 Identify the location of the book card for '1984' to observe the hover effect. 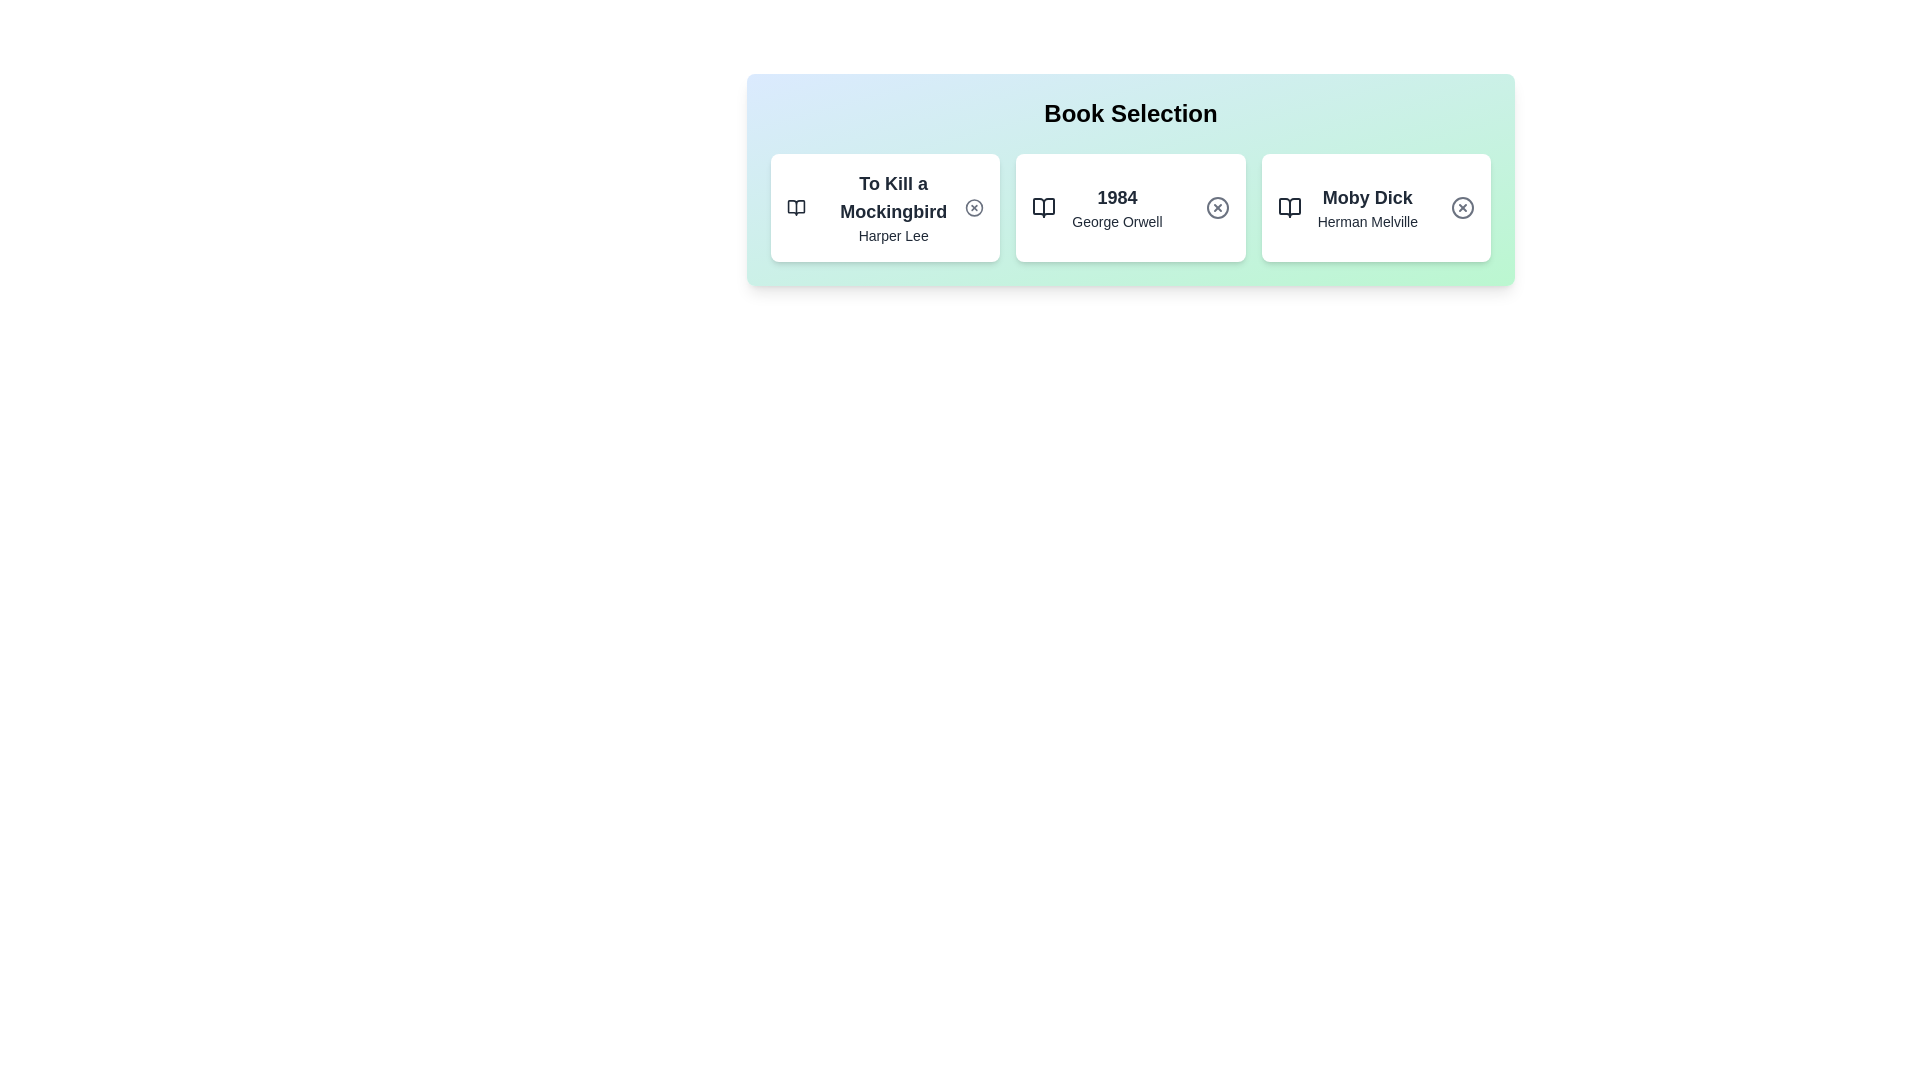
(1131, 208).